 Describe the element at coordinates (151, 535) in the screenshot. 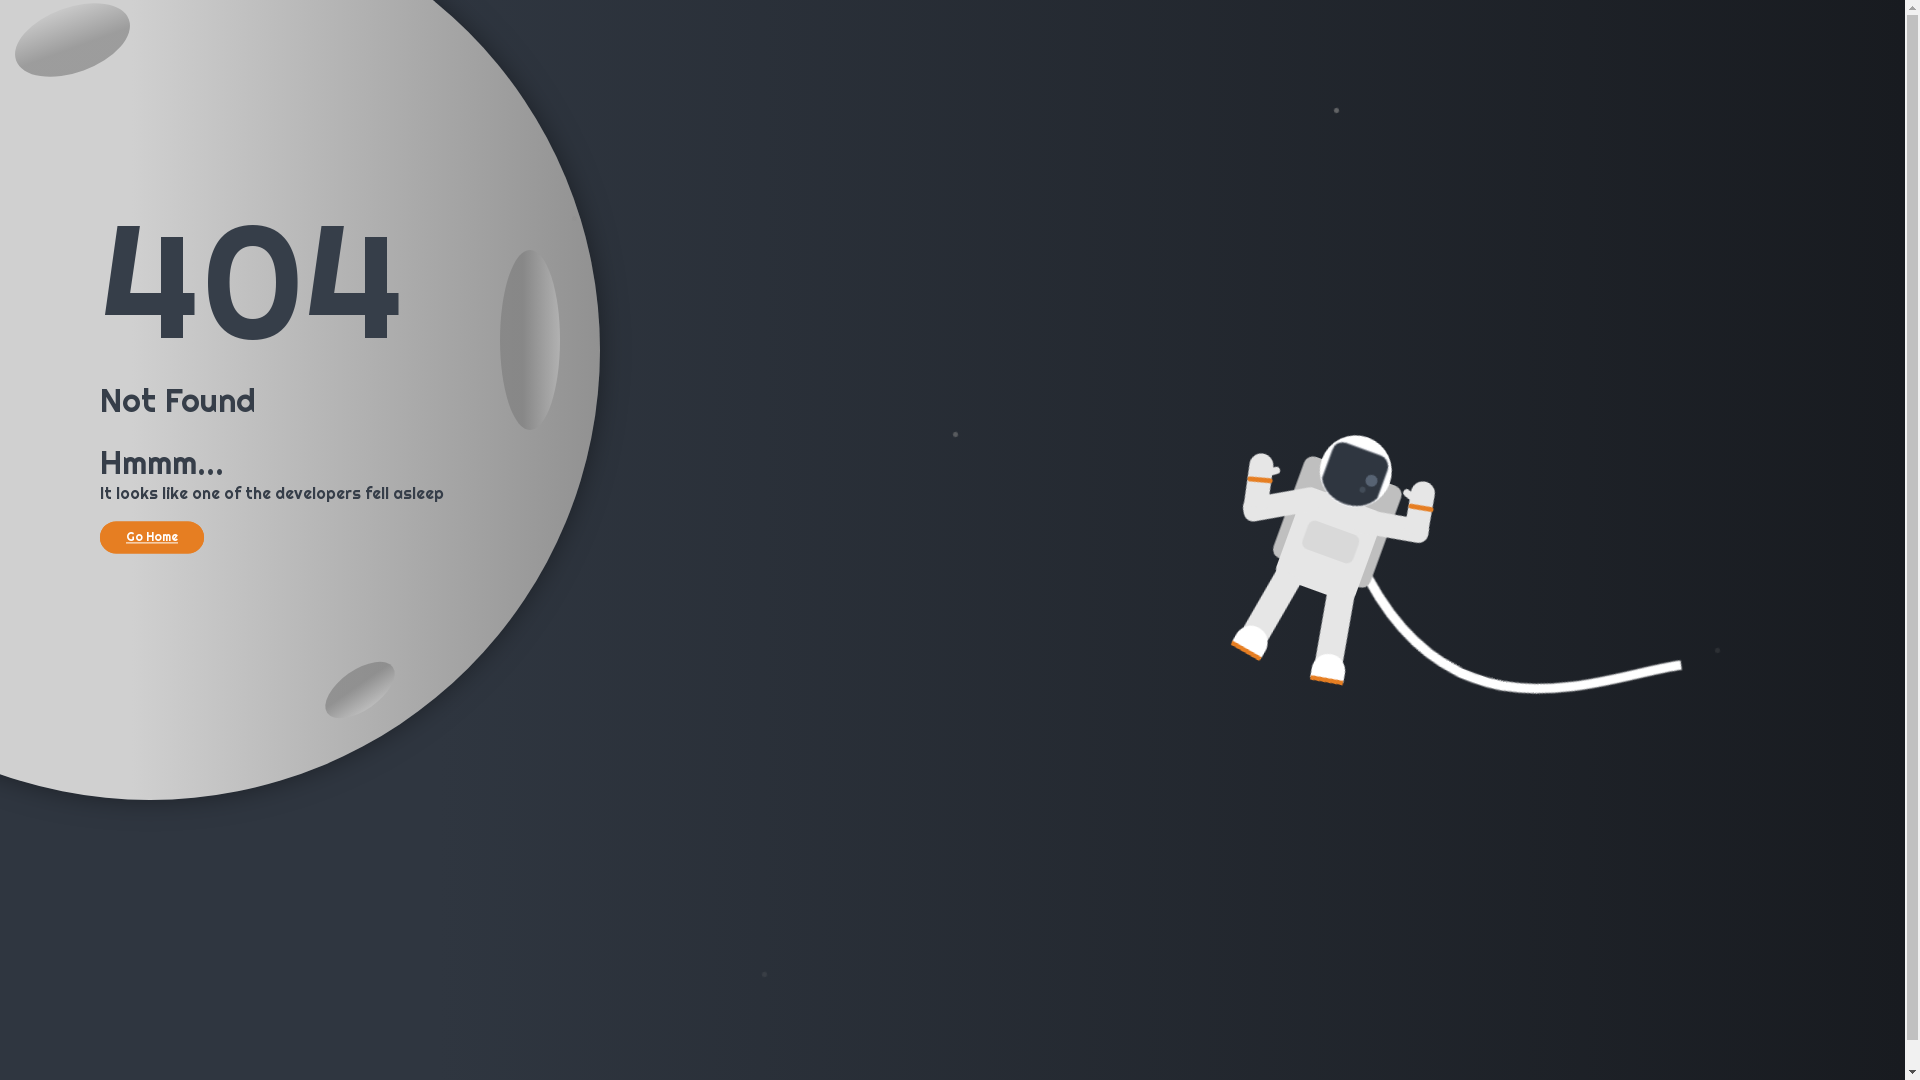

I see `'Go Home'` at that location.